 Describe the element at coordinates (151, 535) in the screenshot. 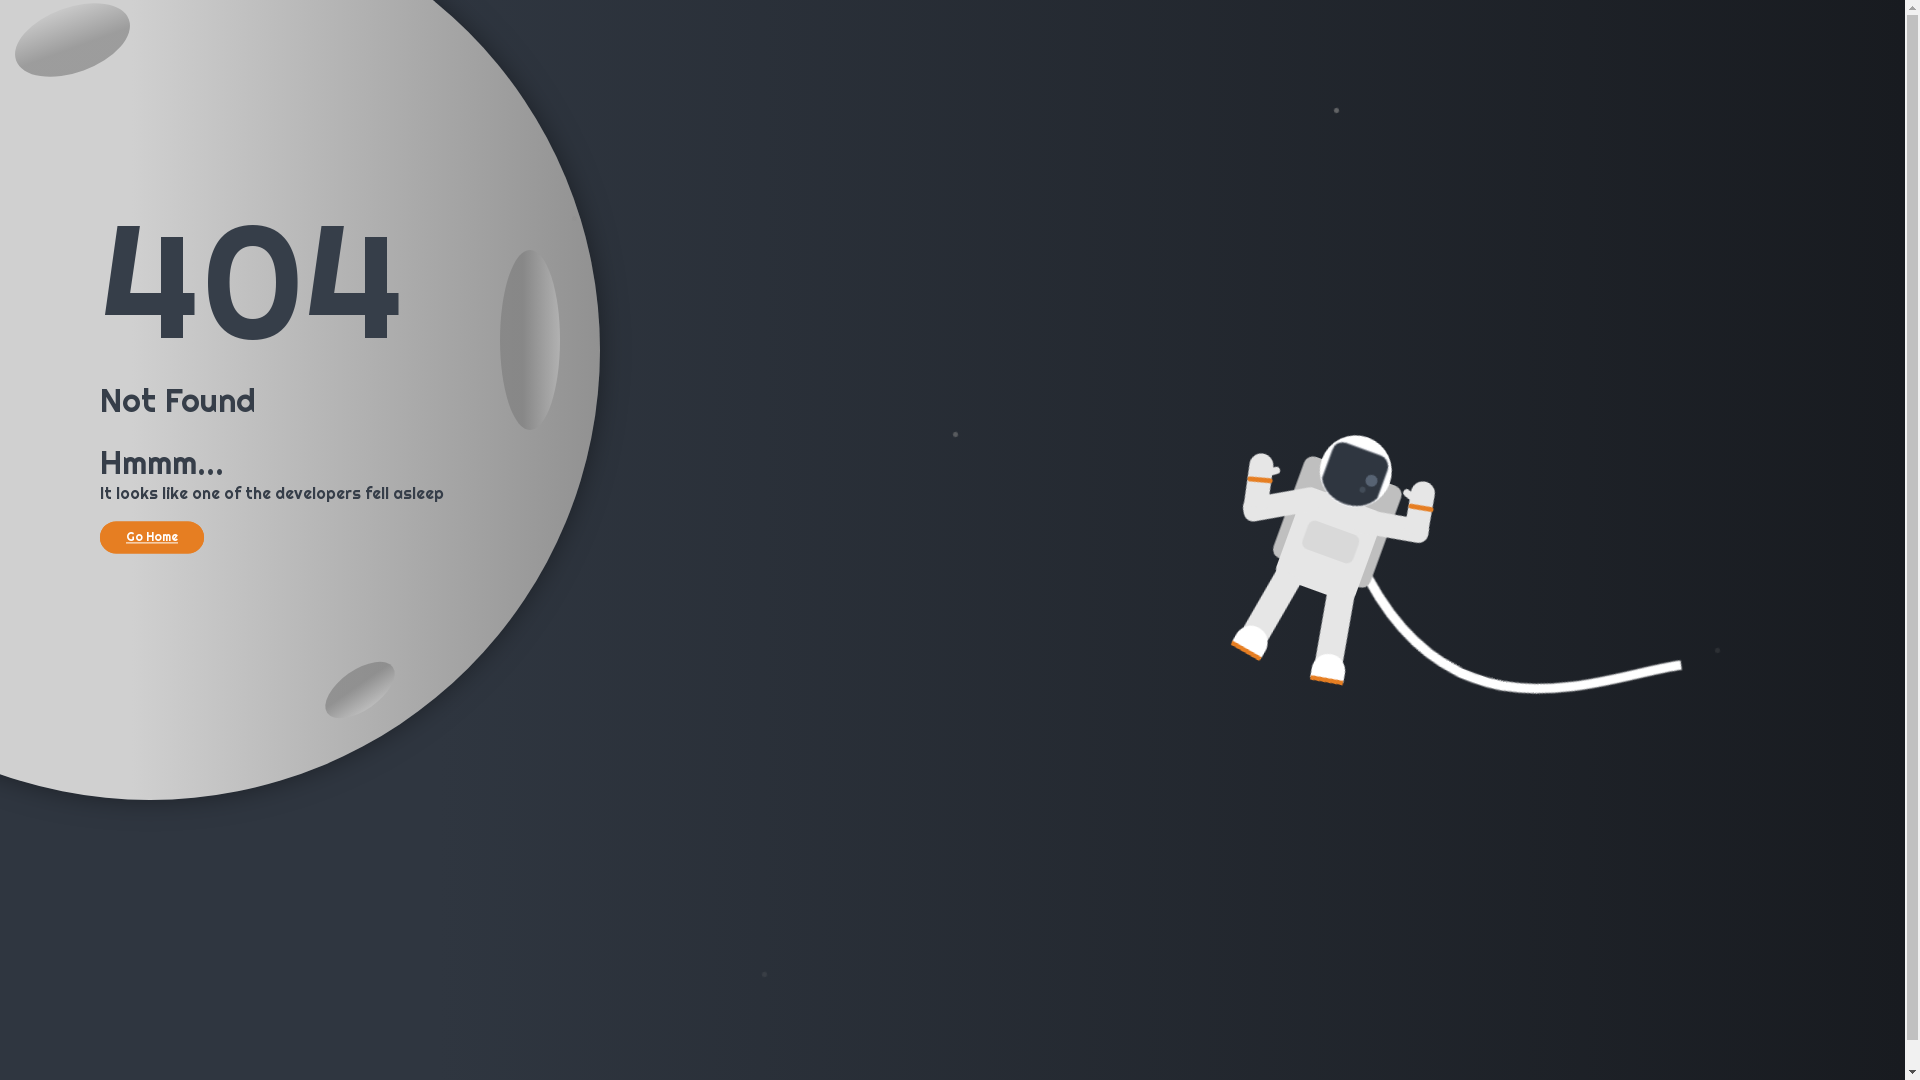

I see `'Go Home'` at that location.